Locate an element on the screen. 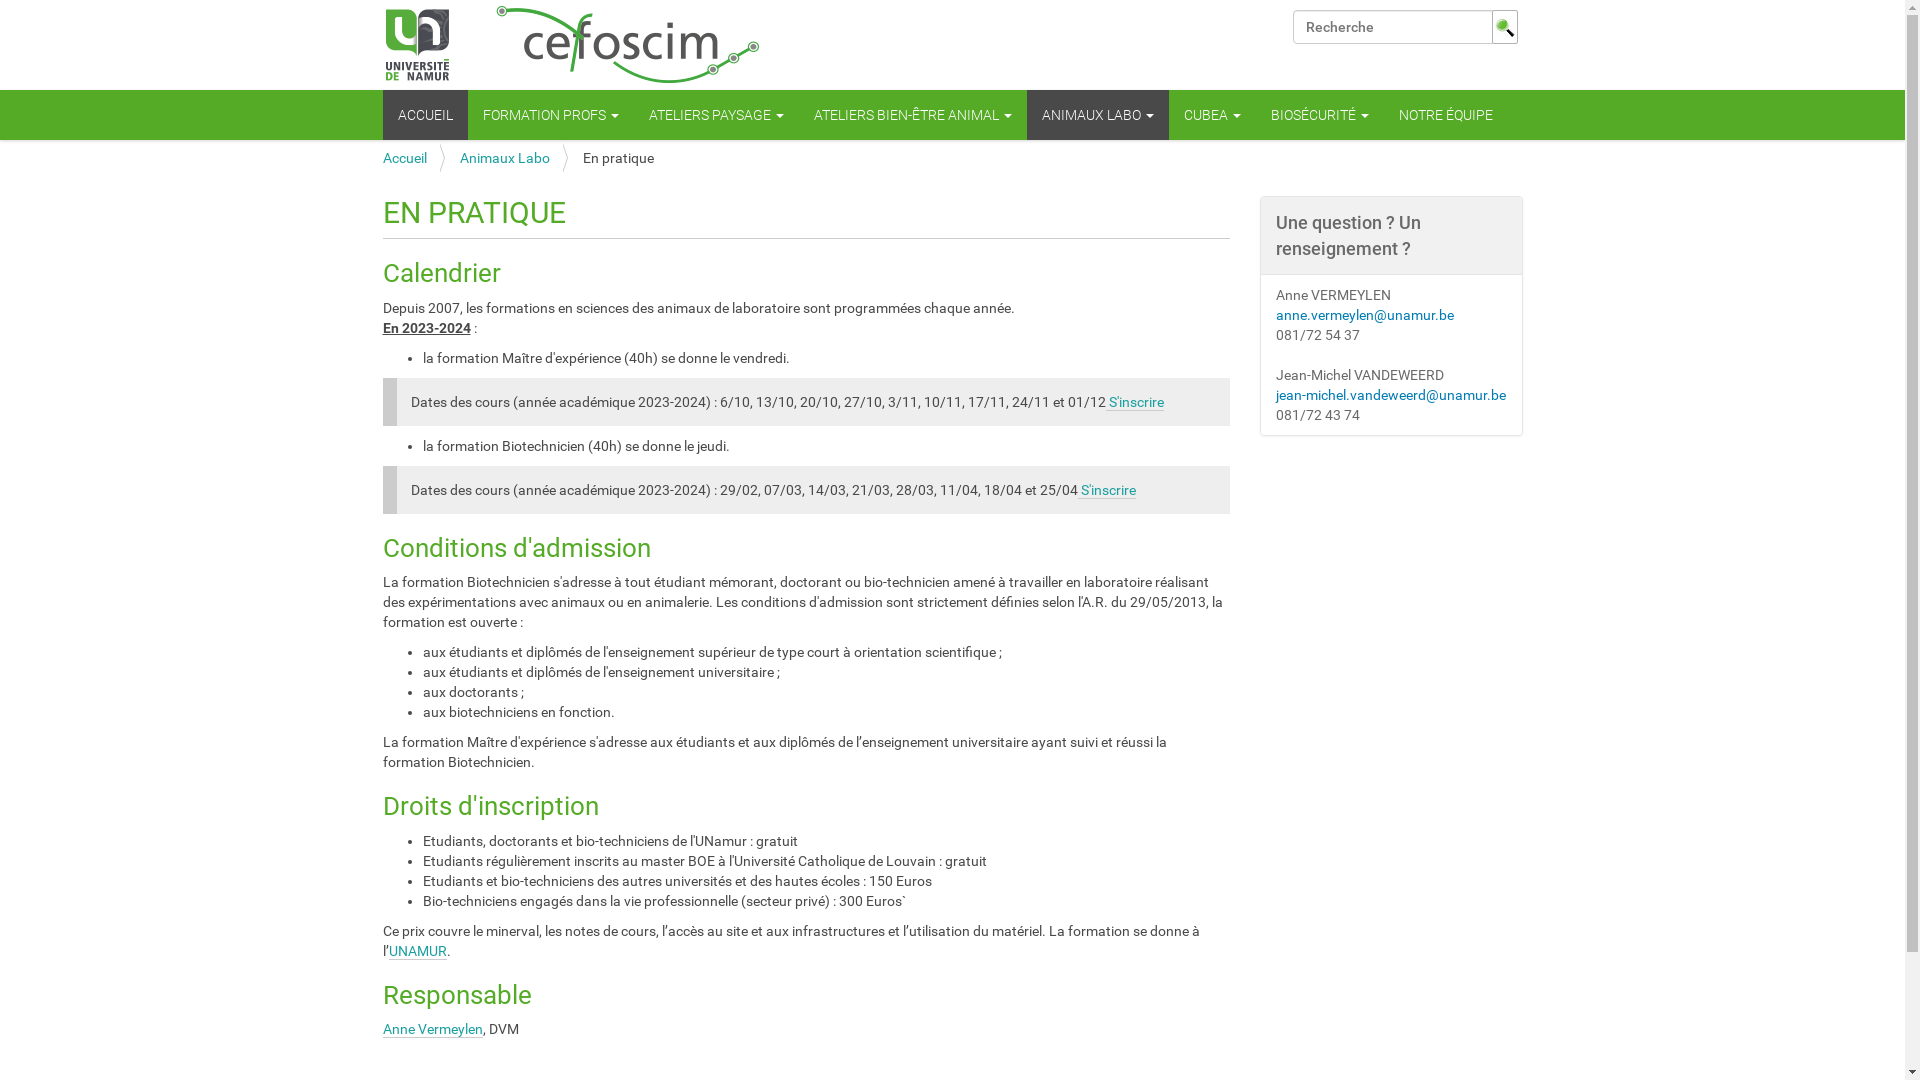 The height and width of the screenshot is (1080, 1920). 'anne.vermeylen@unamur.be' is located at coordinates (1275, 315).